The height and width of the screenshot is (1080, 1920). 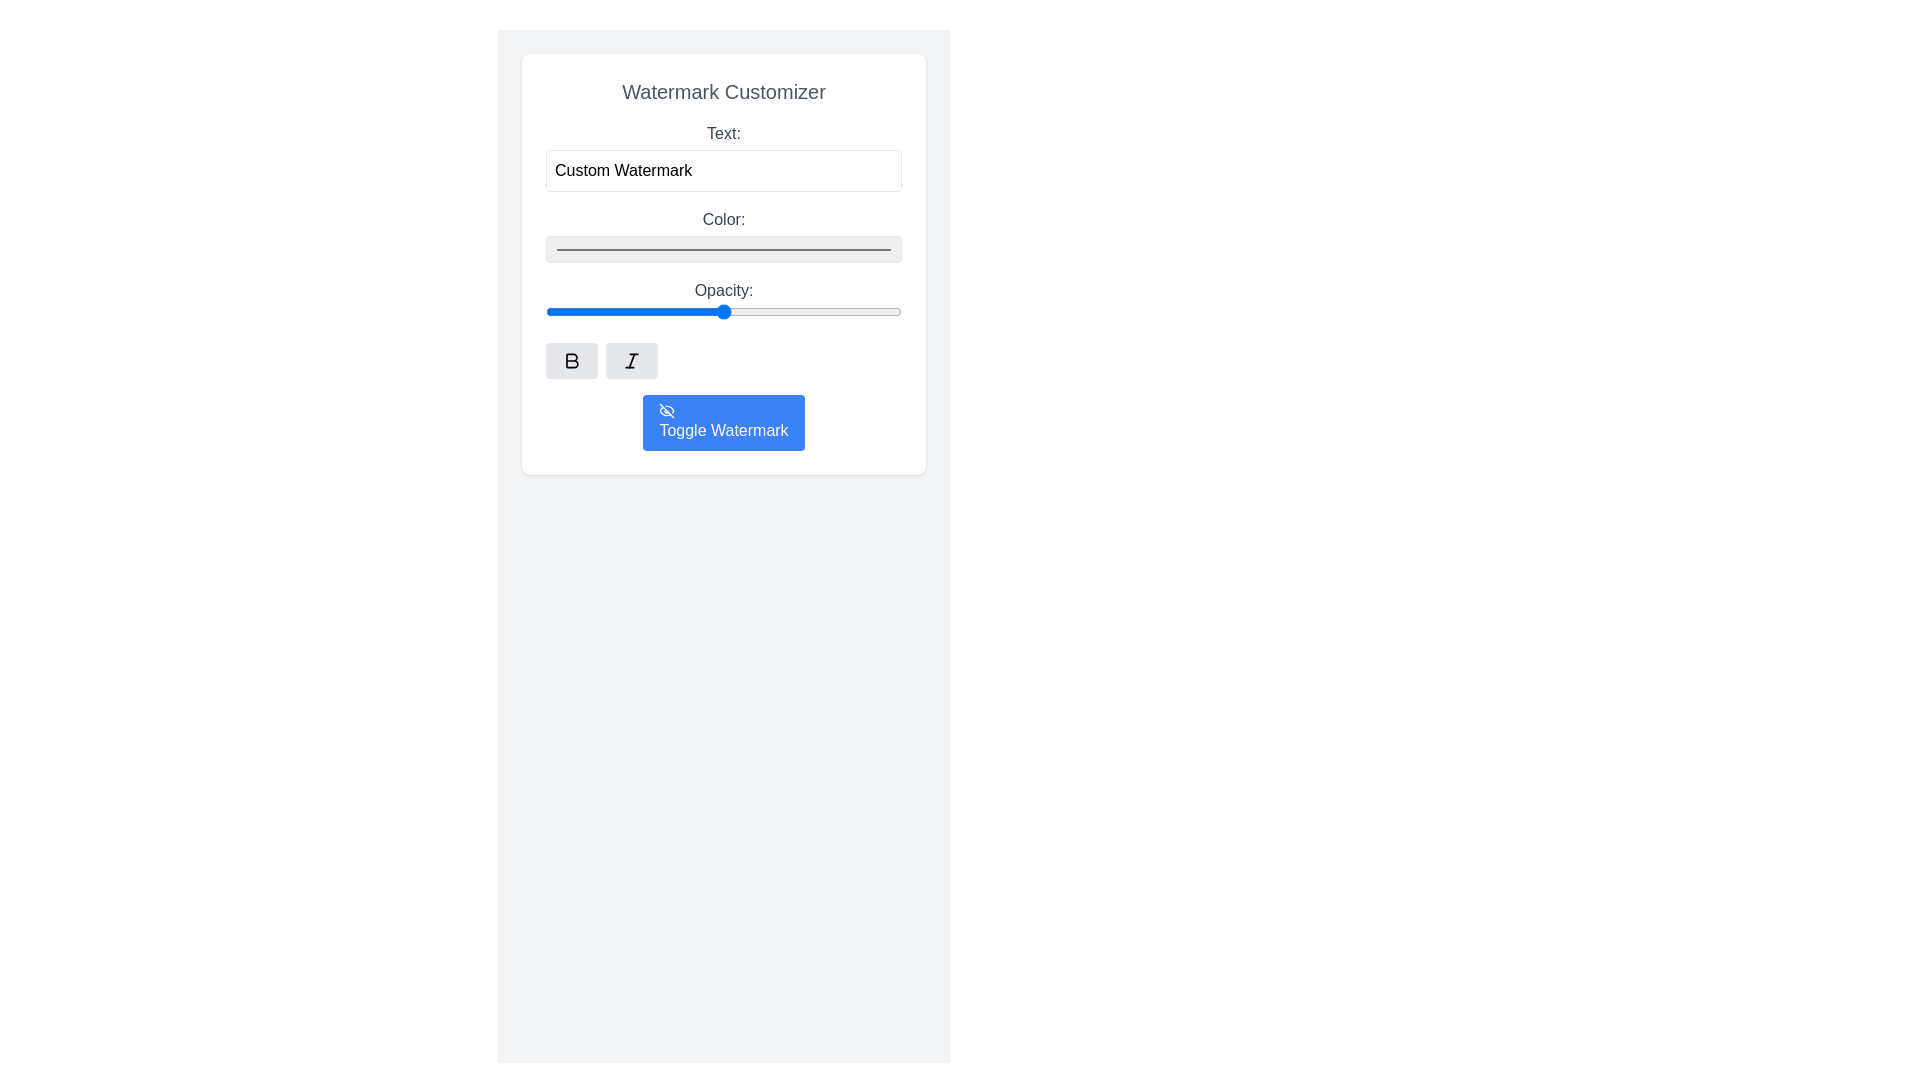 I want to click on and drop into the horizontal rectangular color input field located in the 'Color:' section, which is styled with a border and displays a solid gray color (#808080), so click(x=723, y=248).